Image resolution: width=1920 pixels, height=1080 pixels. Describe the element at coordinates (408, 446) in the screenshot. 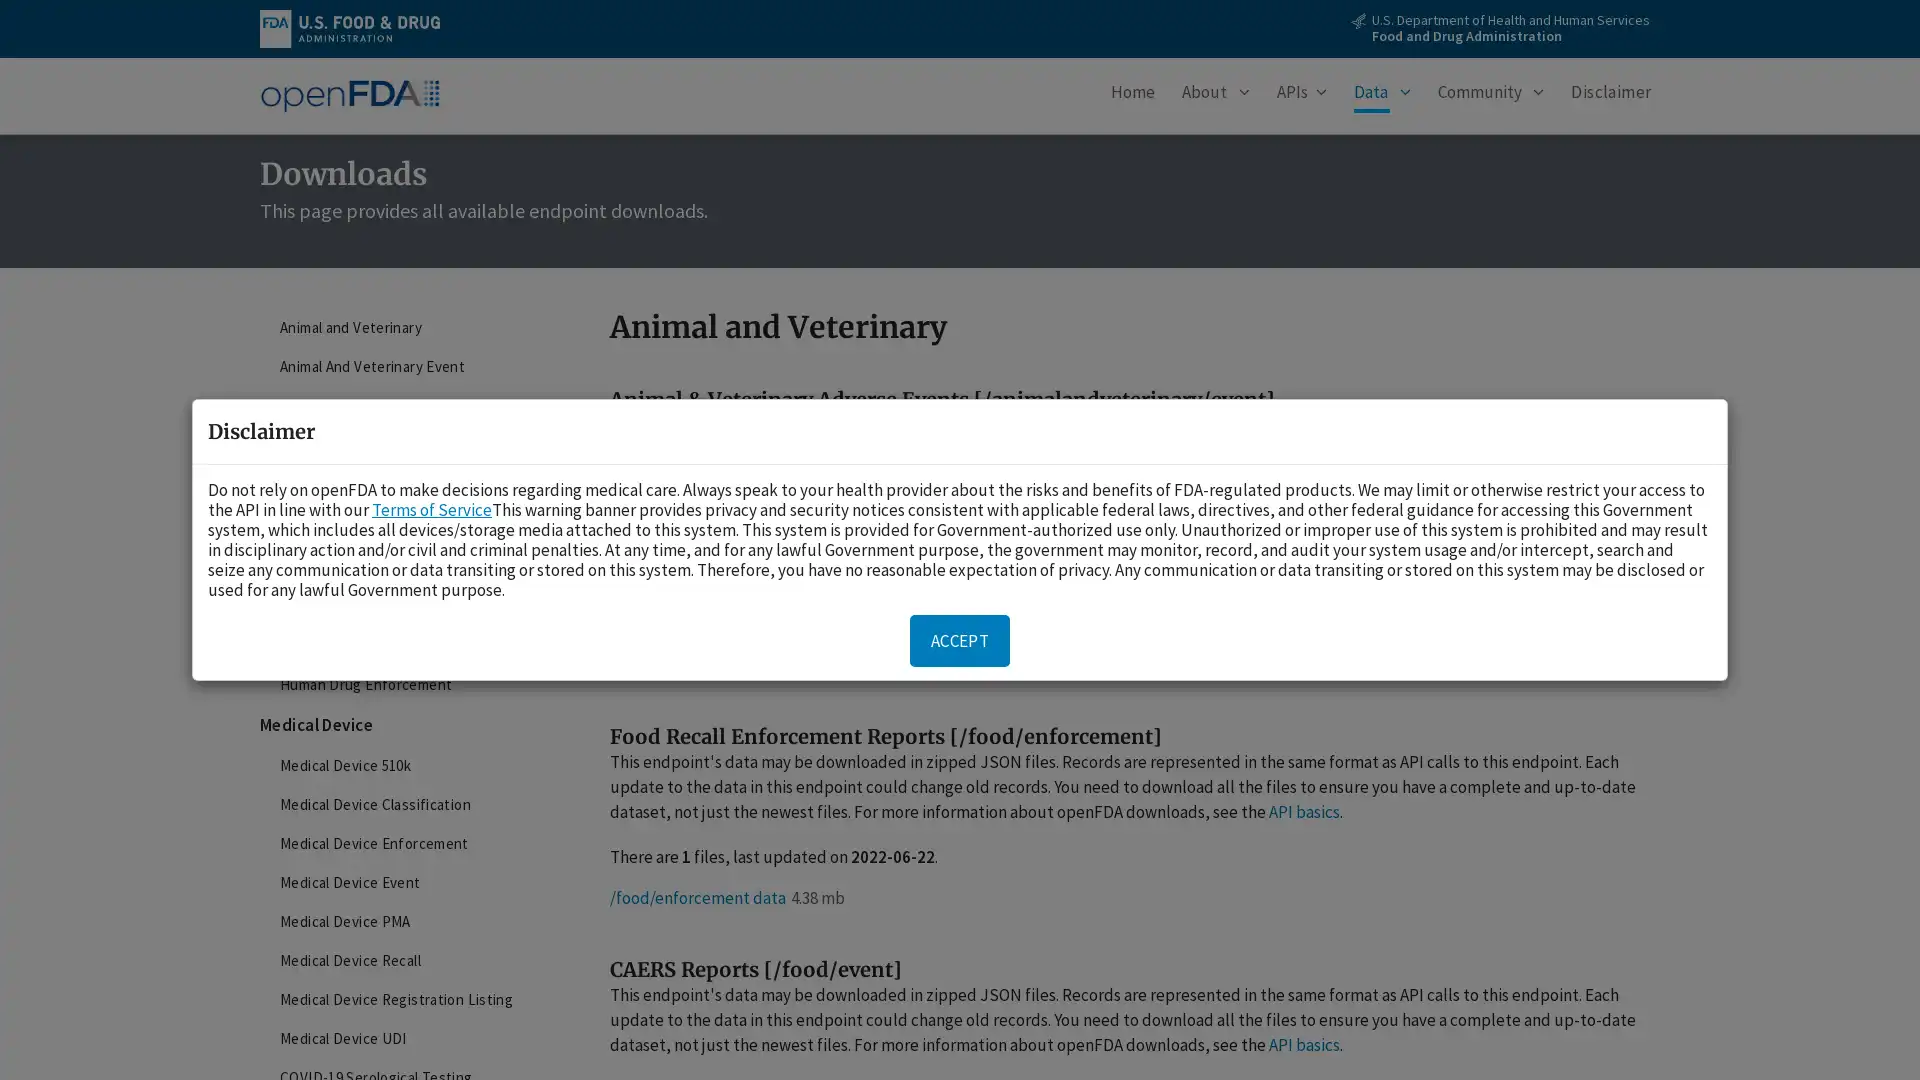

I see `Food Enforcement` at that location.